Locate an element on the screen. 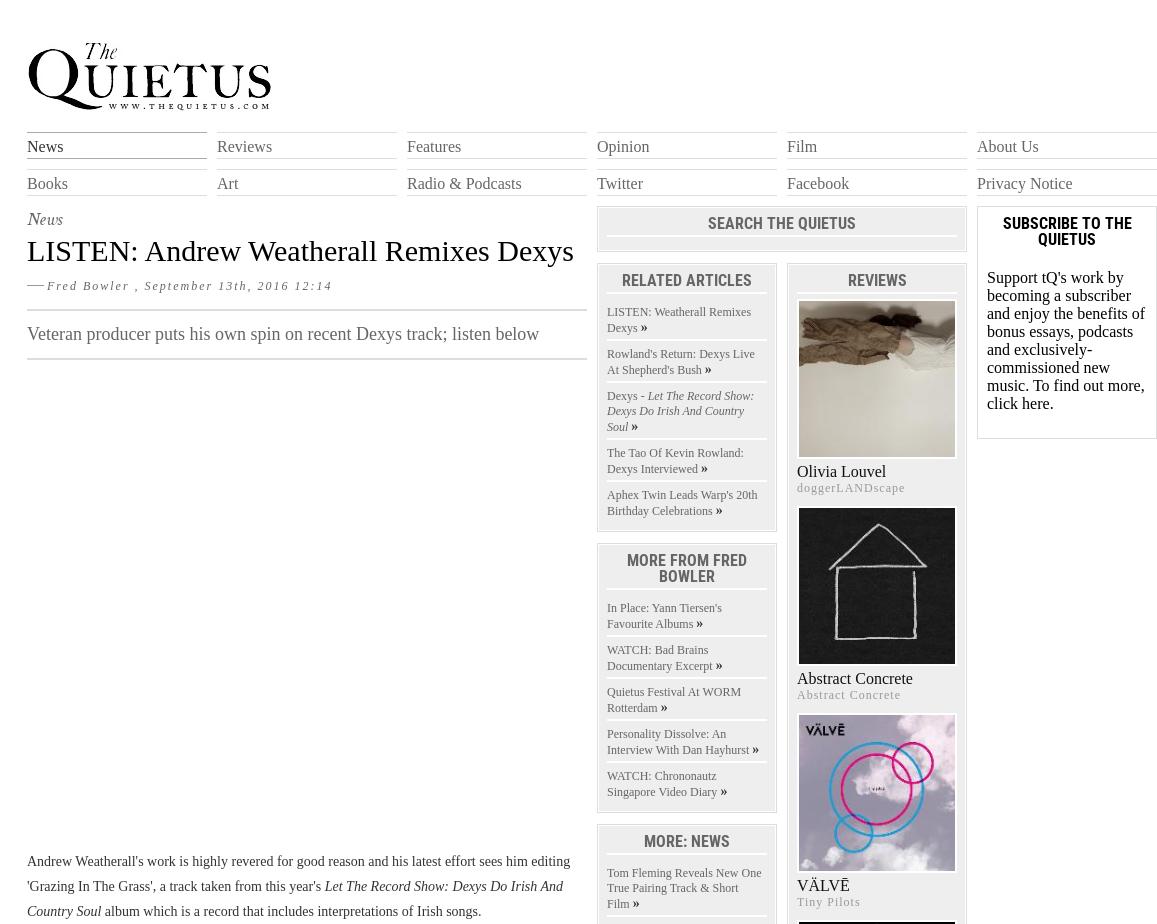  'Personality Dissolve: An Interview With Dan Hayhurst' is located at coordinates (606, 741).